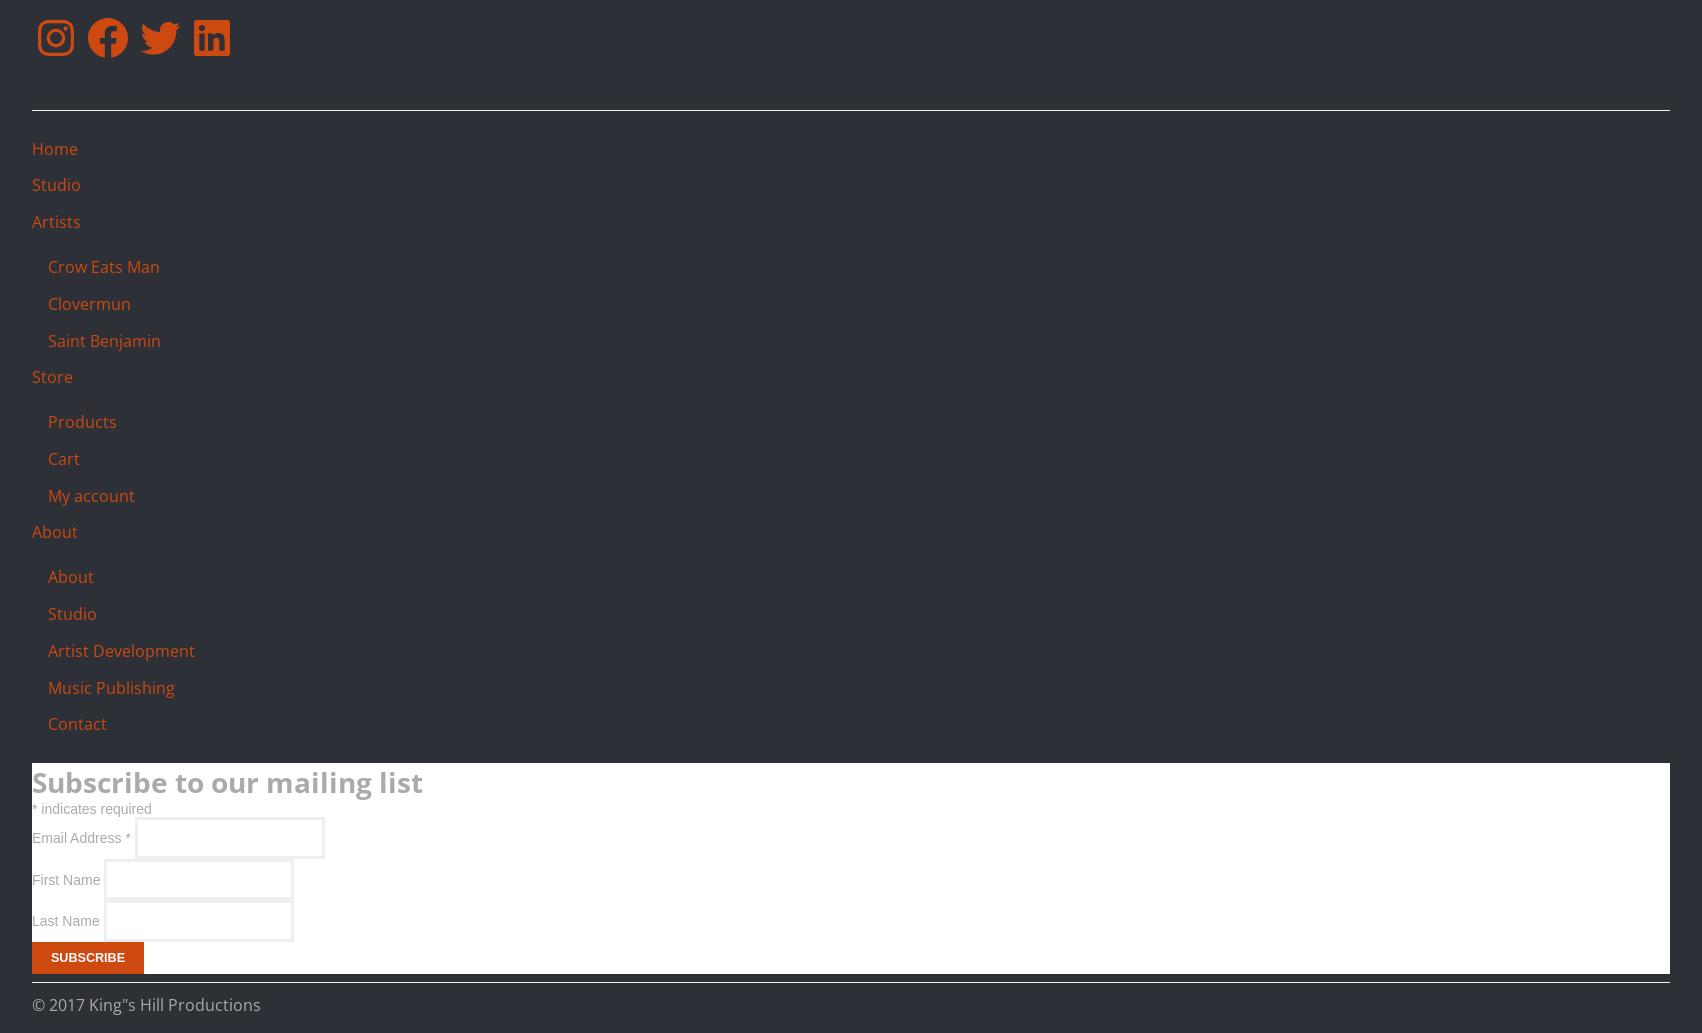  I want to click on 'Home', so click(54, 148).